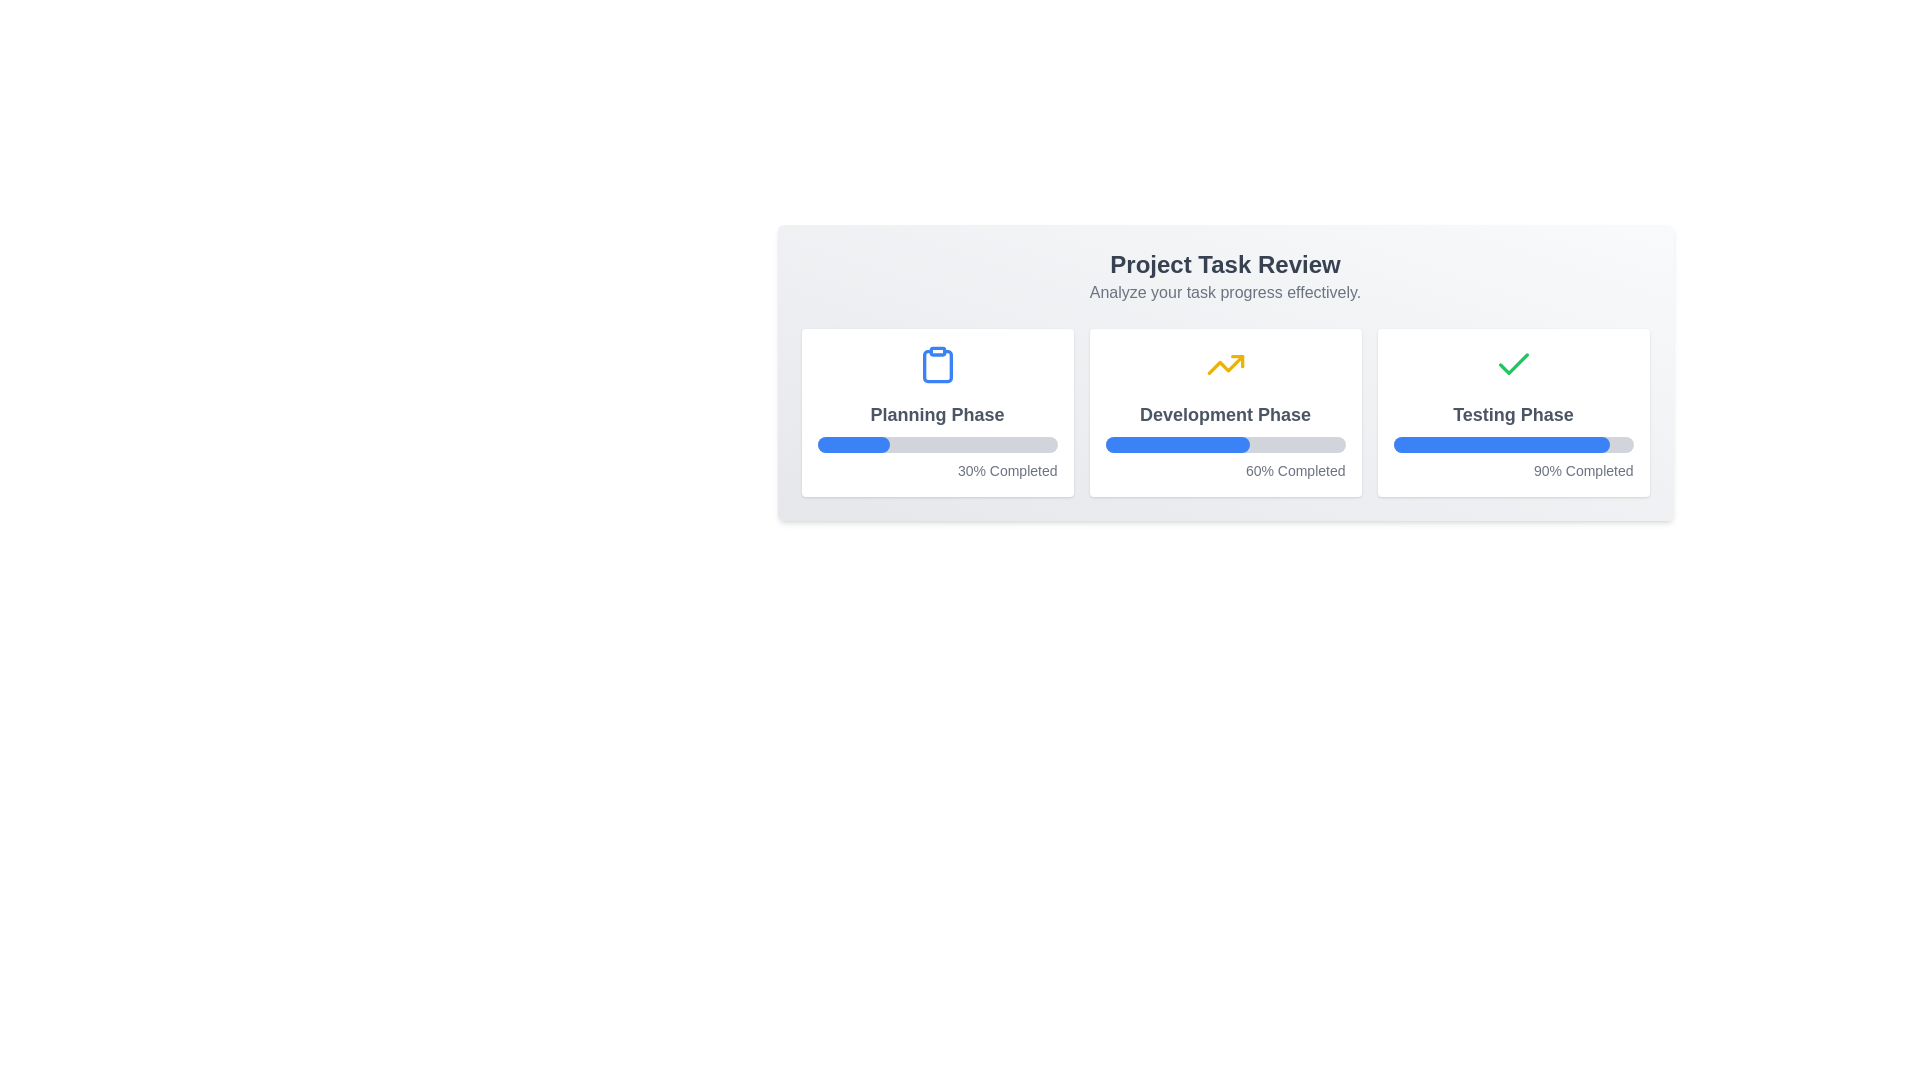 The height and width of the screenshot is (1080, 1920). I want to click on text label displaying 'Planning Phase' located in the leftmost card, just below the icon and above the progress bar, so click(936, 414).